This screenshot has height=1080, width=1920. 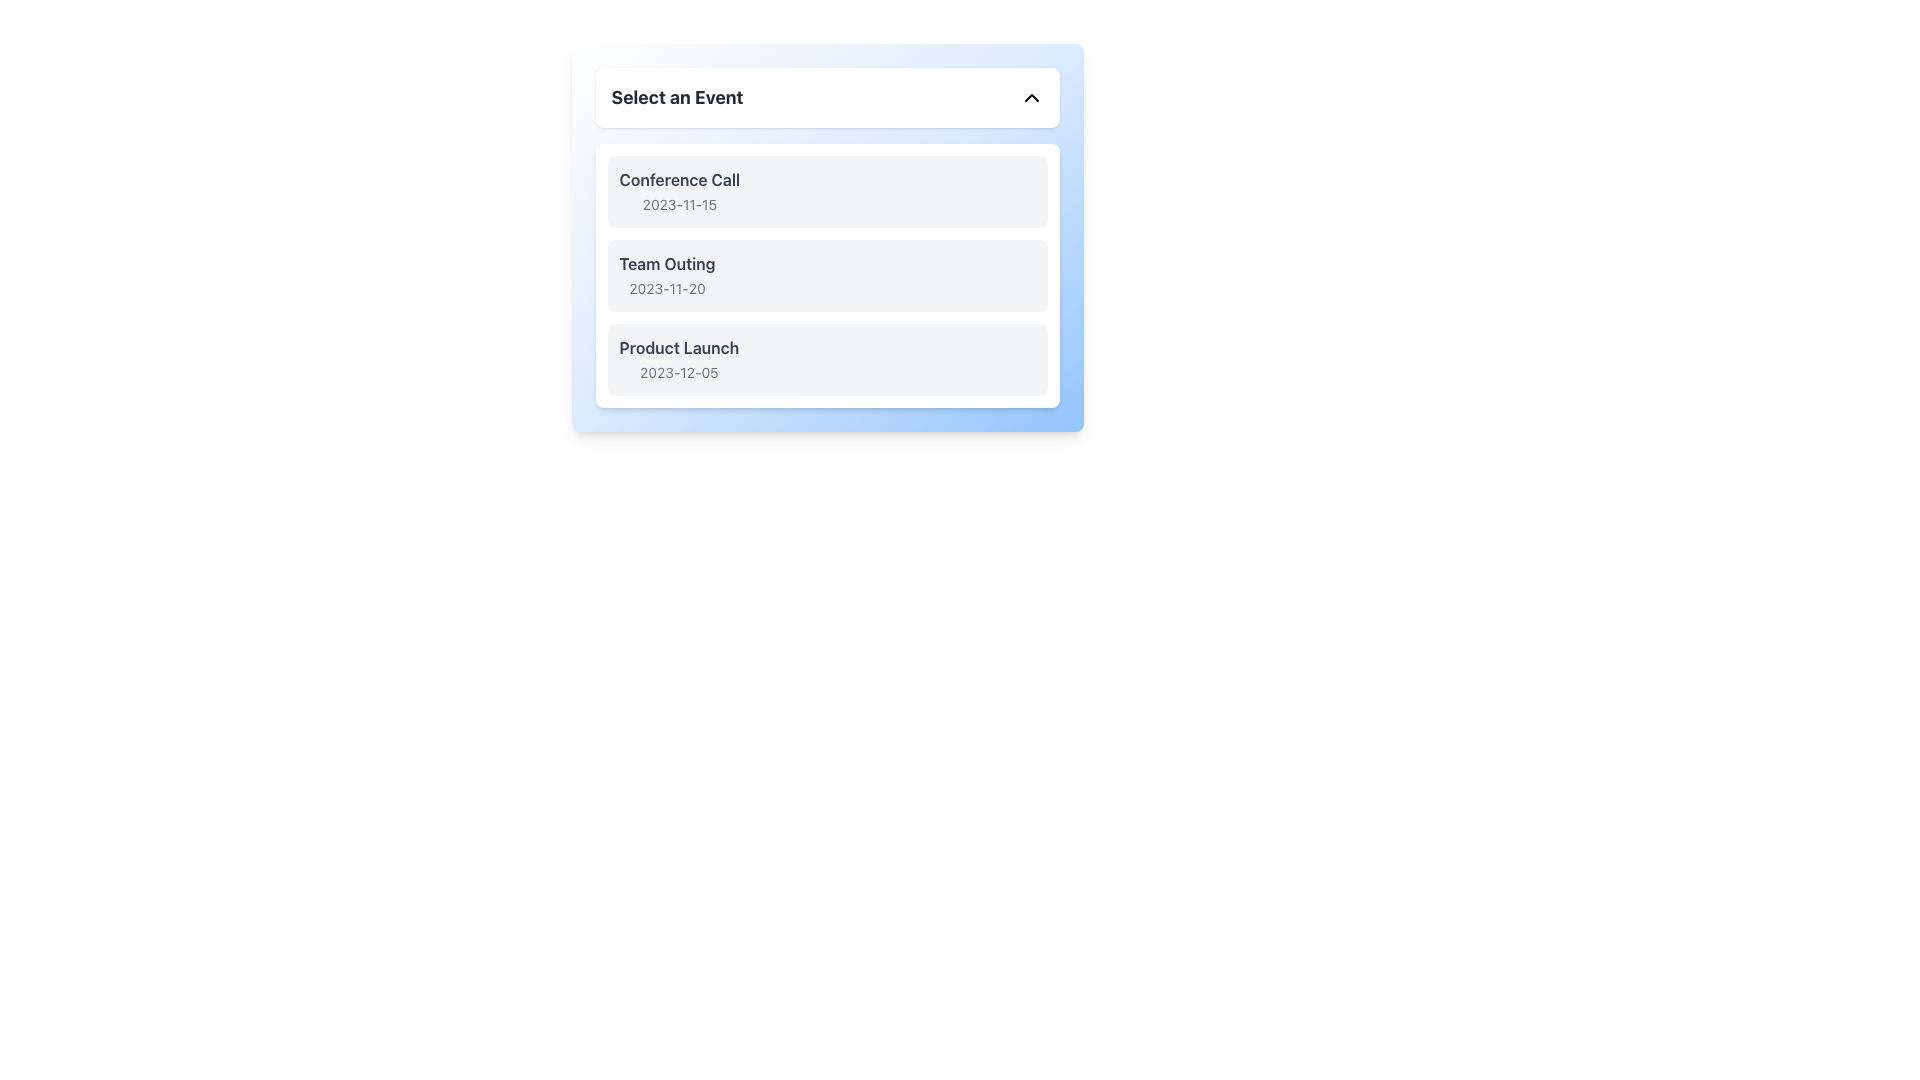 I want to click on to select the 'Product Launch' event from the third option in the vertical list of selectable cards, so click(x=679, y=358).